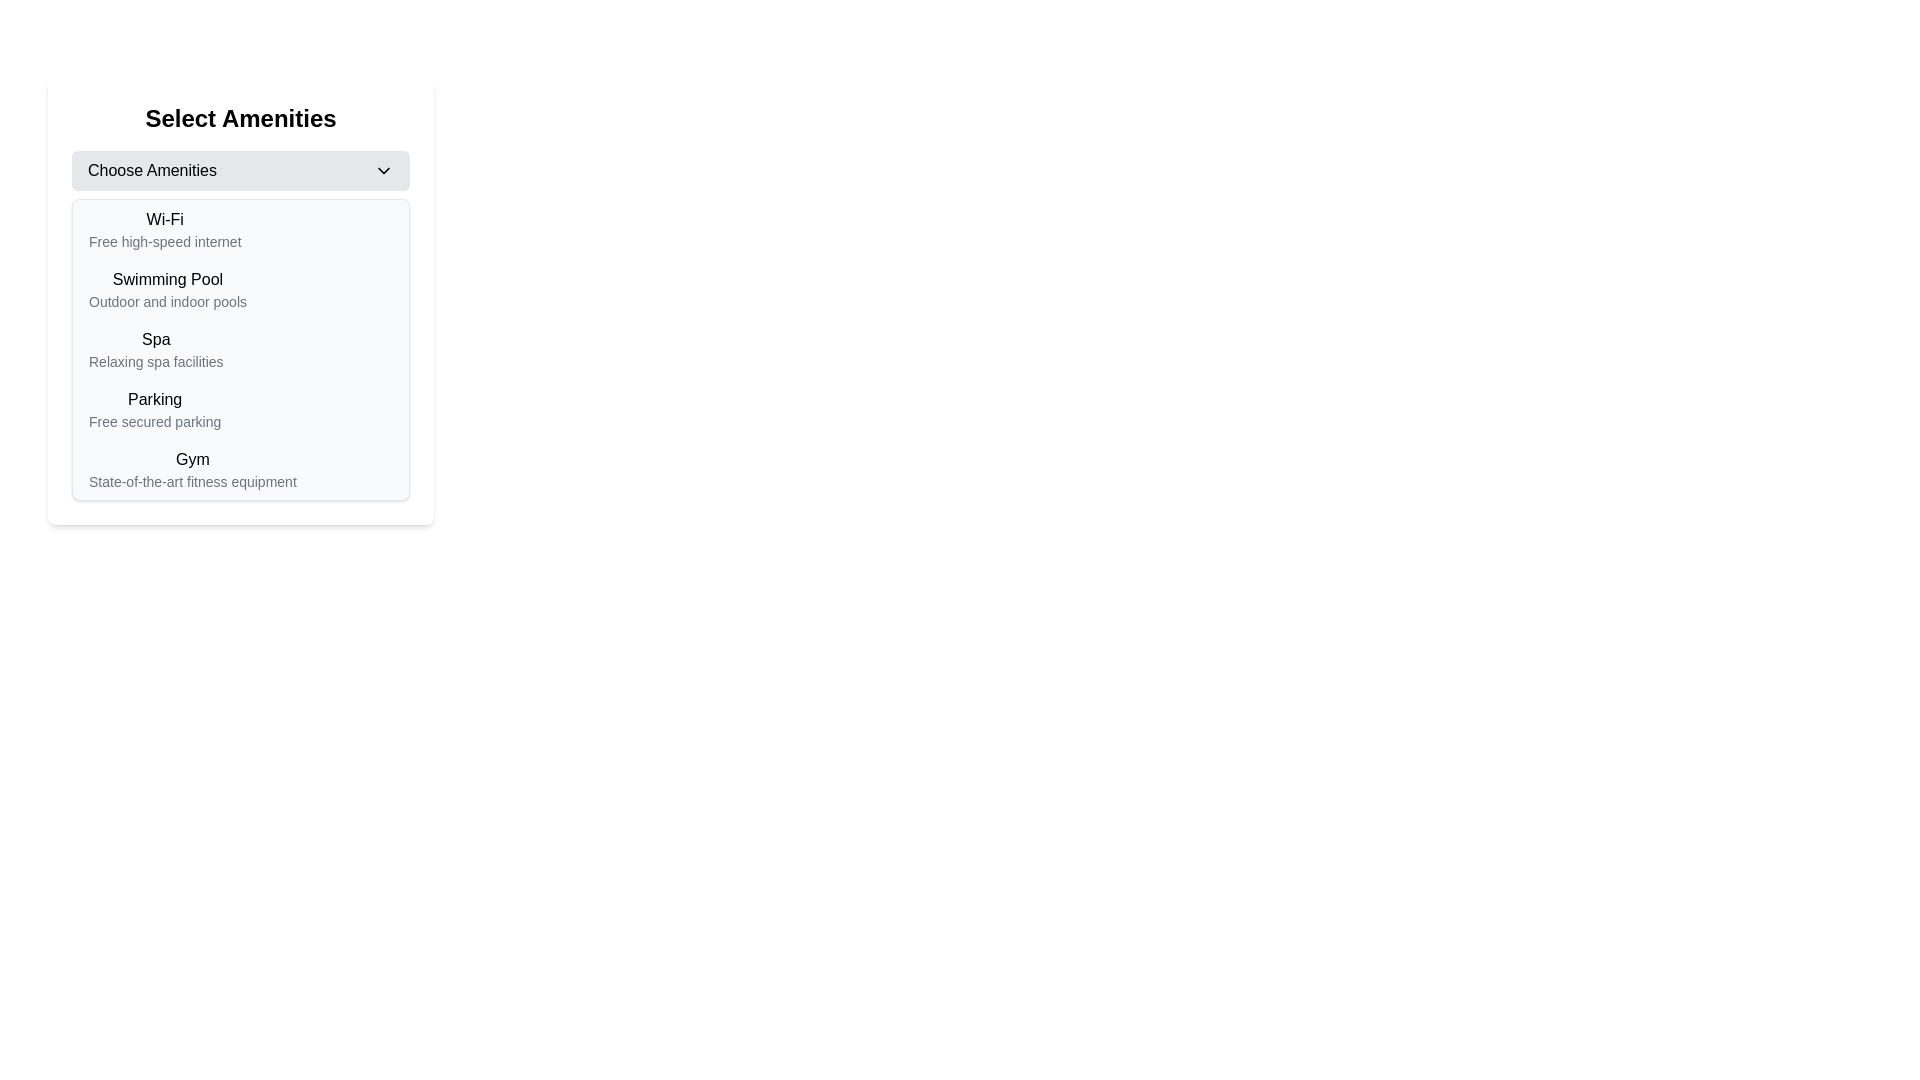 This screenshot has height=1080, width=1920. What do you see at coordinates (165, 241) in the screenshot?
I see `the text label that contains 'Free high-speed internet', which is styled in a smaller gray font and located below the bolded 'Wi-Fi' label` at bounding box center [165, 241].